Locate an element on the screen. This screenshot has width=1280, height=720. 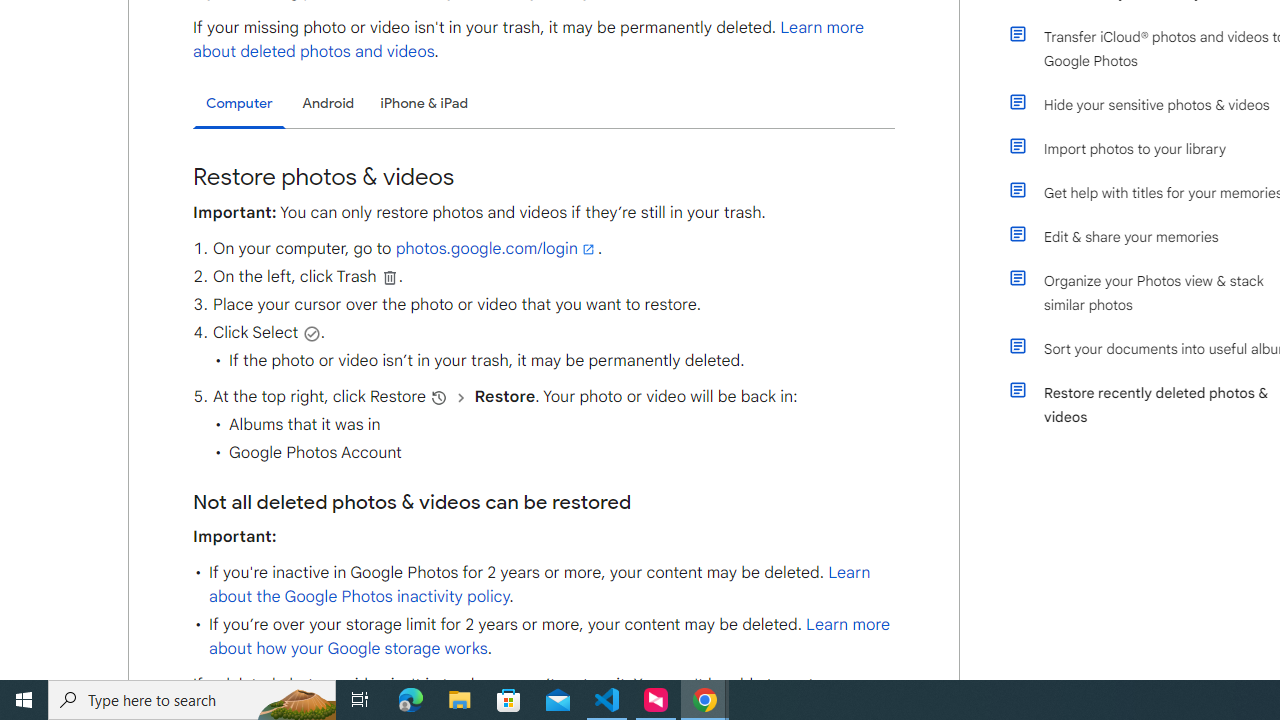
'Learn more about deleted photos and videos' is located at coordinates (529, 39).